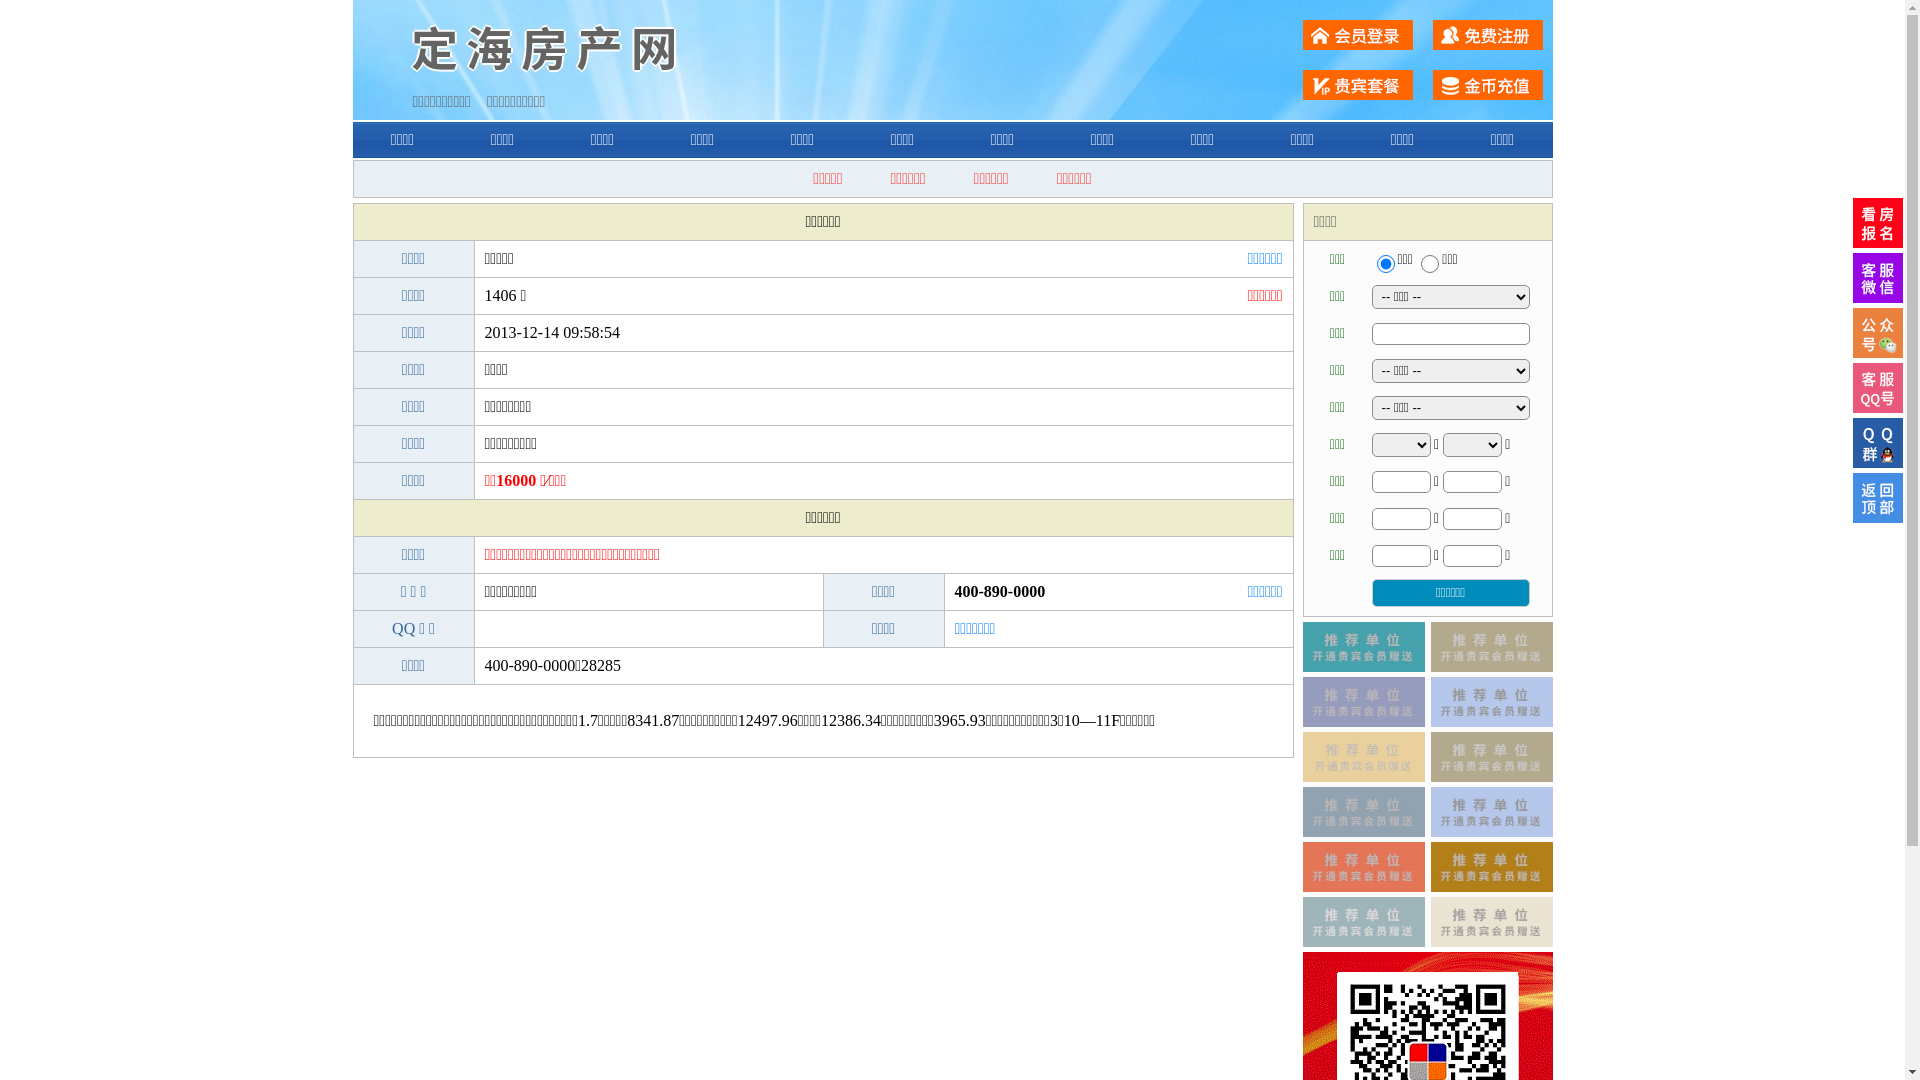 This screenshot has height=1080, width=1920. I want to click on 'chuzu', so click(1429, 262).